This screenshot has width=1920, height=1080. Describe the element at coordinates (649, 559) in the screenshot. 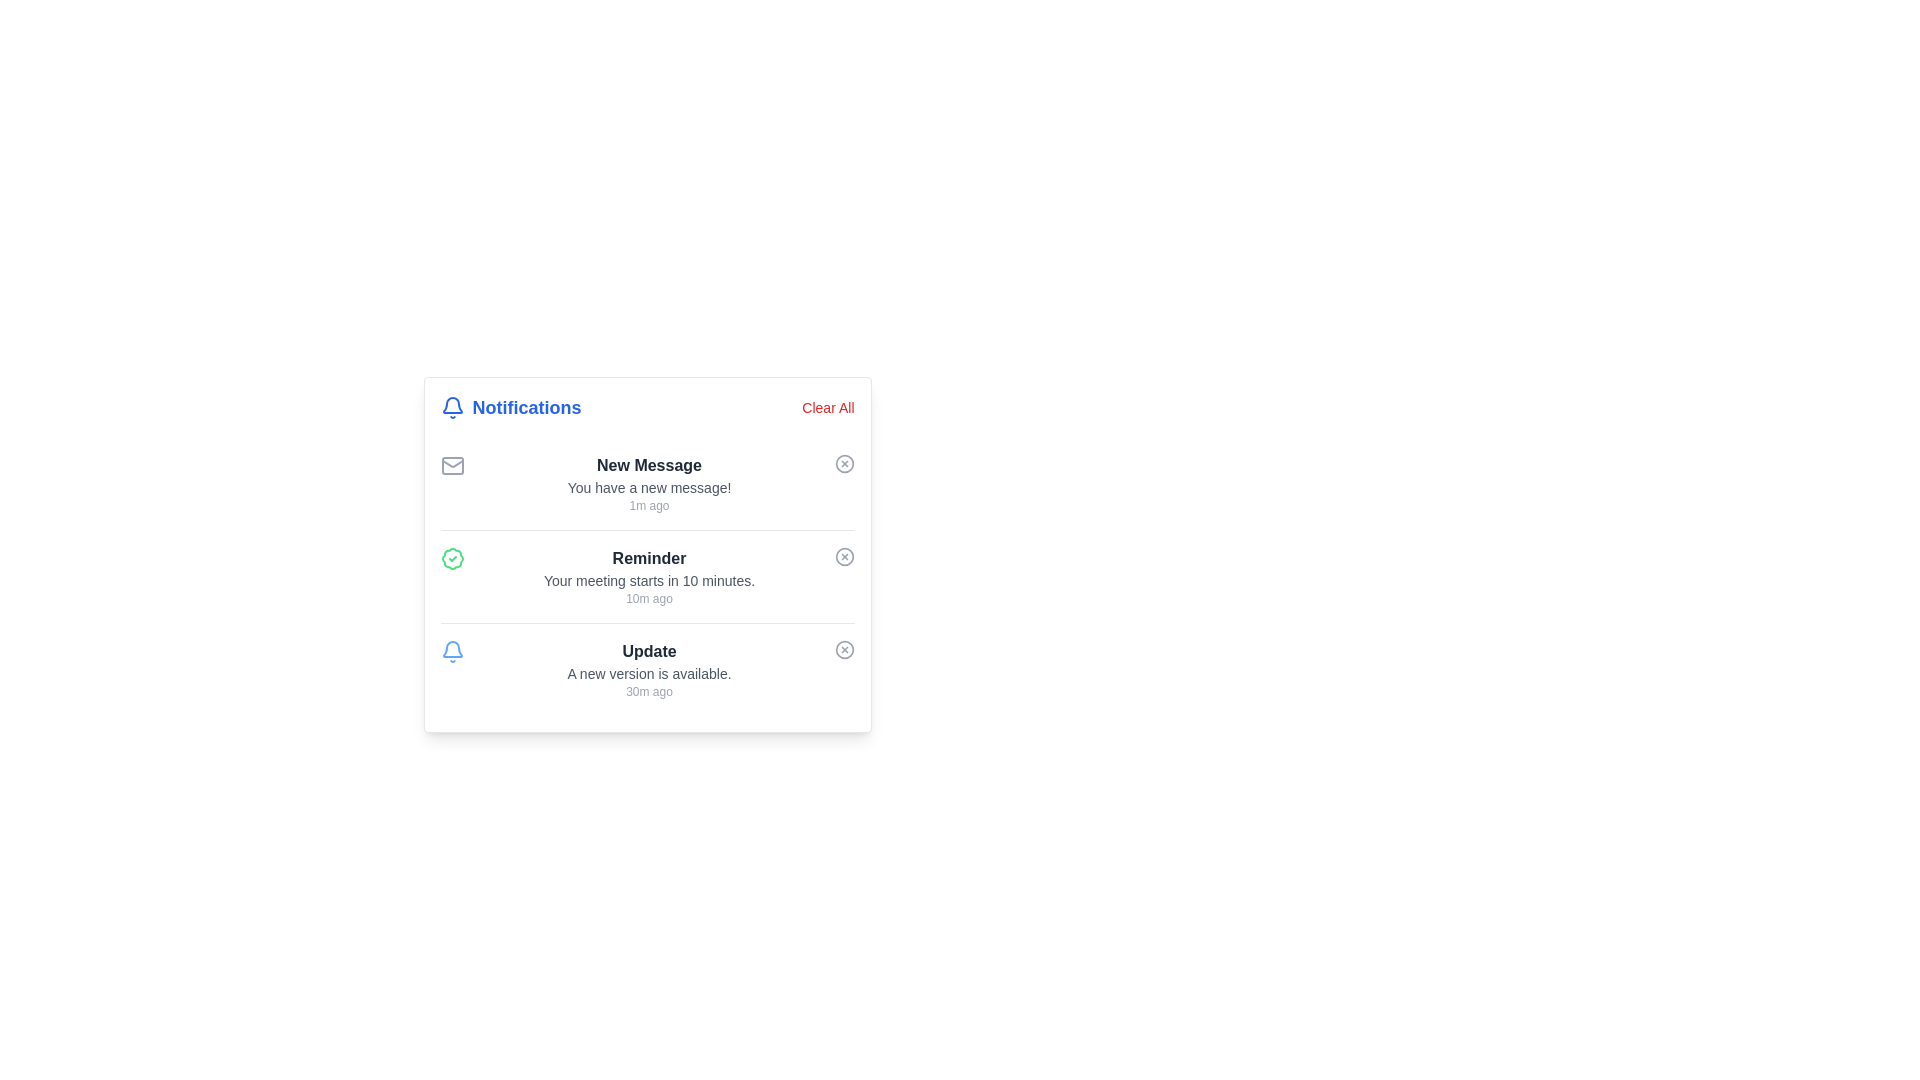

I see `the bold text element reading 'Reminder', which is styled with a dark gray font color and positioned above a lighter gray text block in the middle section of a notification card` at that location.